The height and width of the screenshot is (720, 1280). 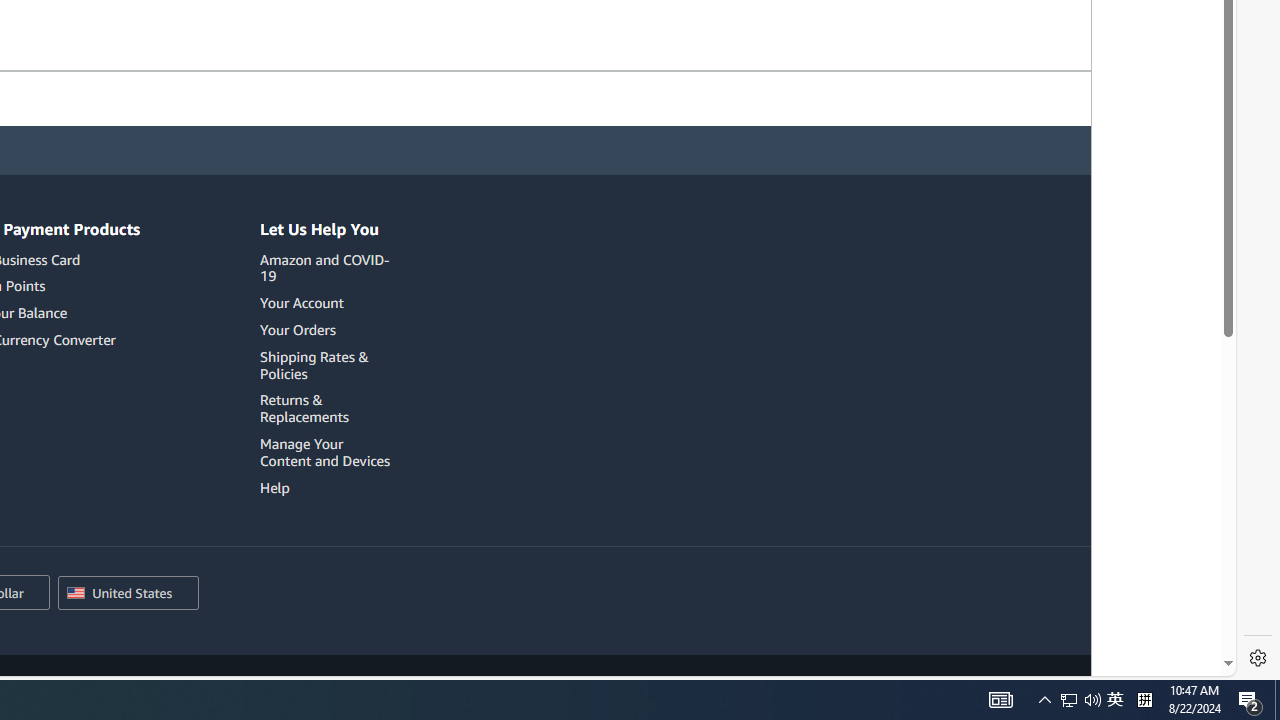 What do you see at coordinates (328, 487) in the screenshot?
I see `'Help'` at bounding box center [328, 487].